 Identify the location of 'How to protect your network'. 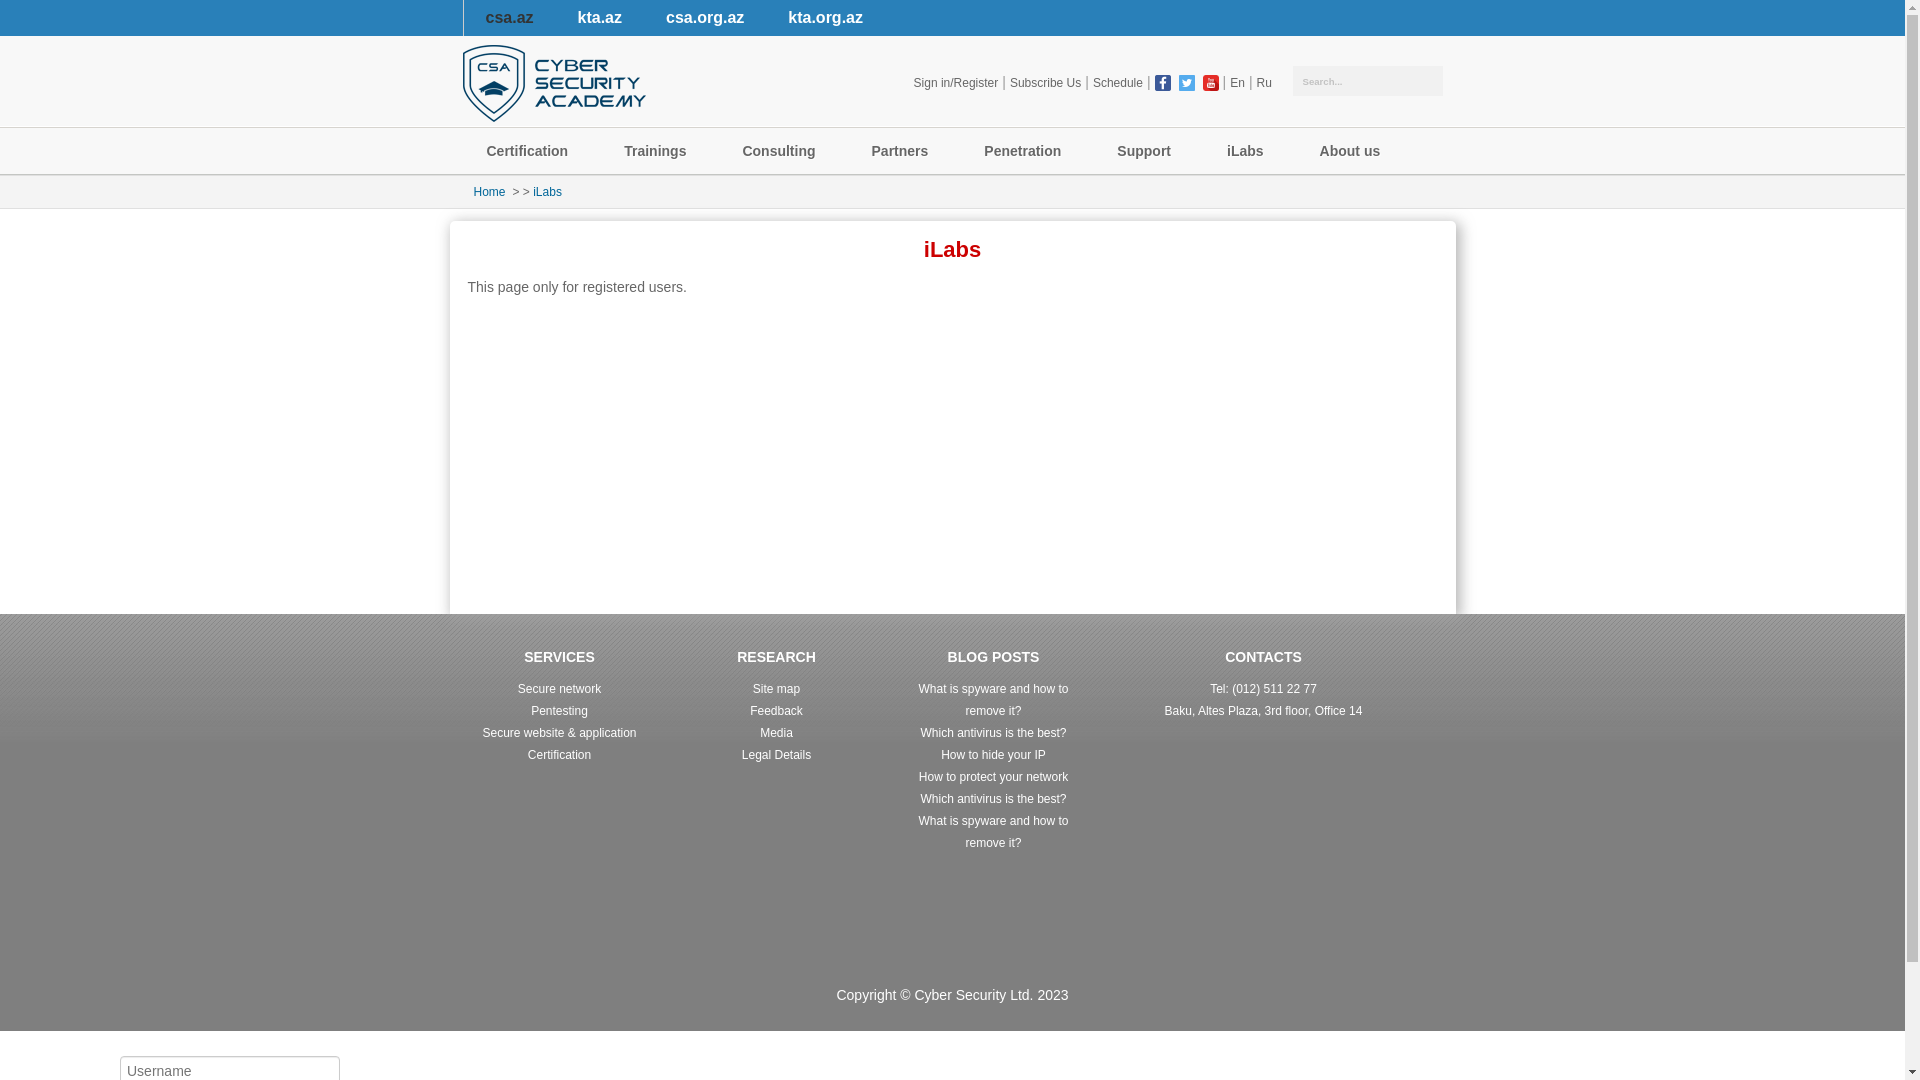
(917, 775).